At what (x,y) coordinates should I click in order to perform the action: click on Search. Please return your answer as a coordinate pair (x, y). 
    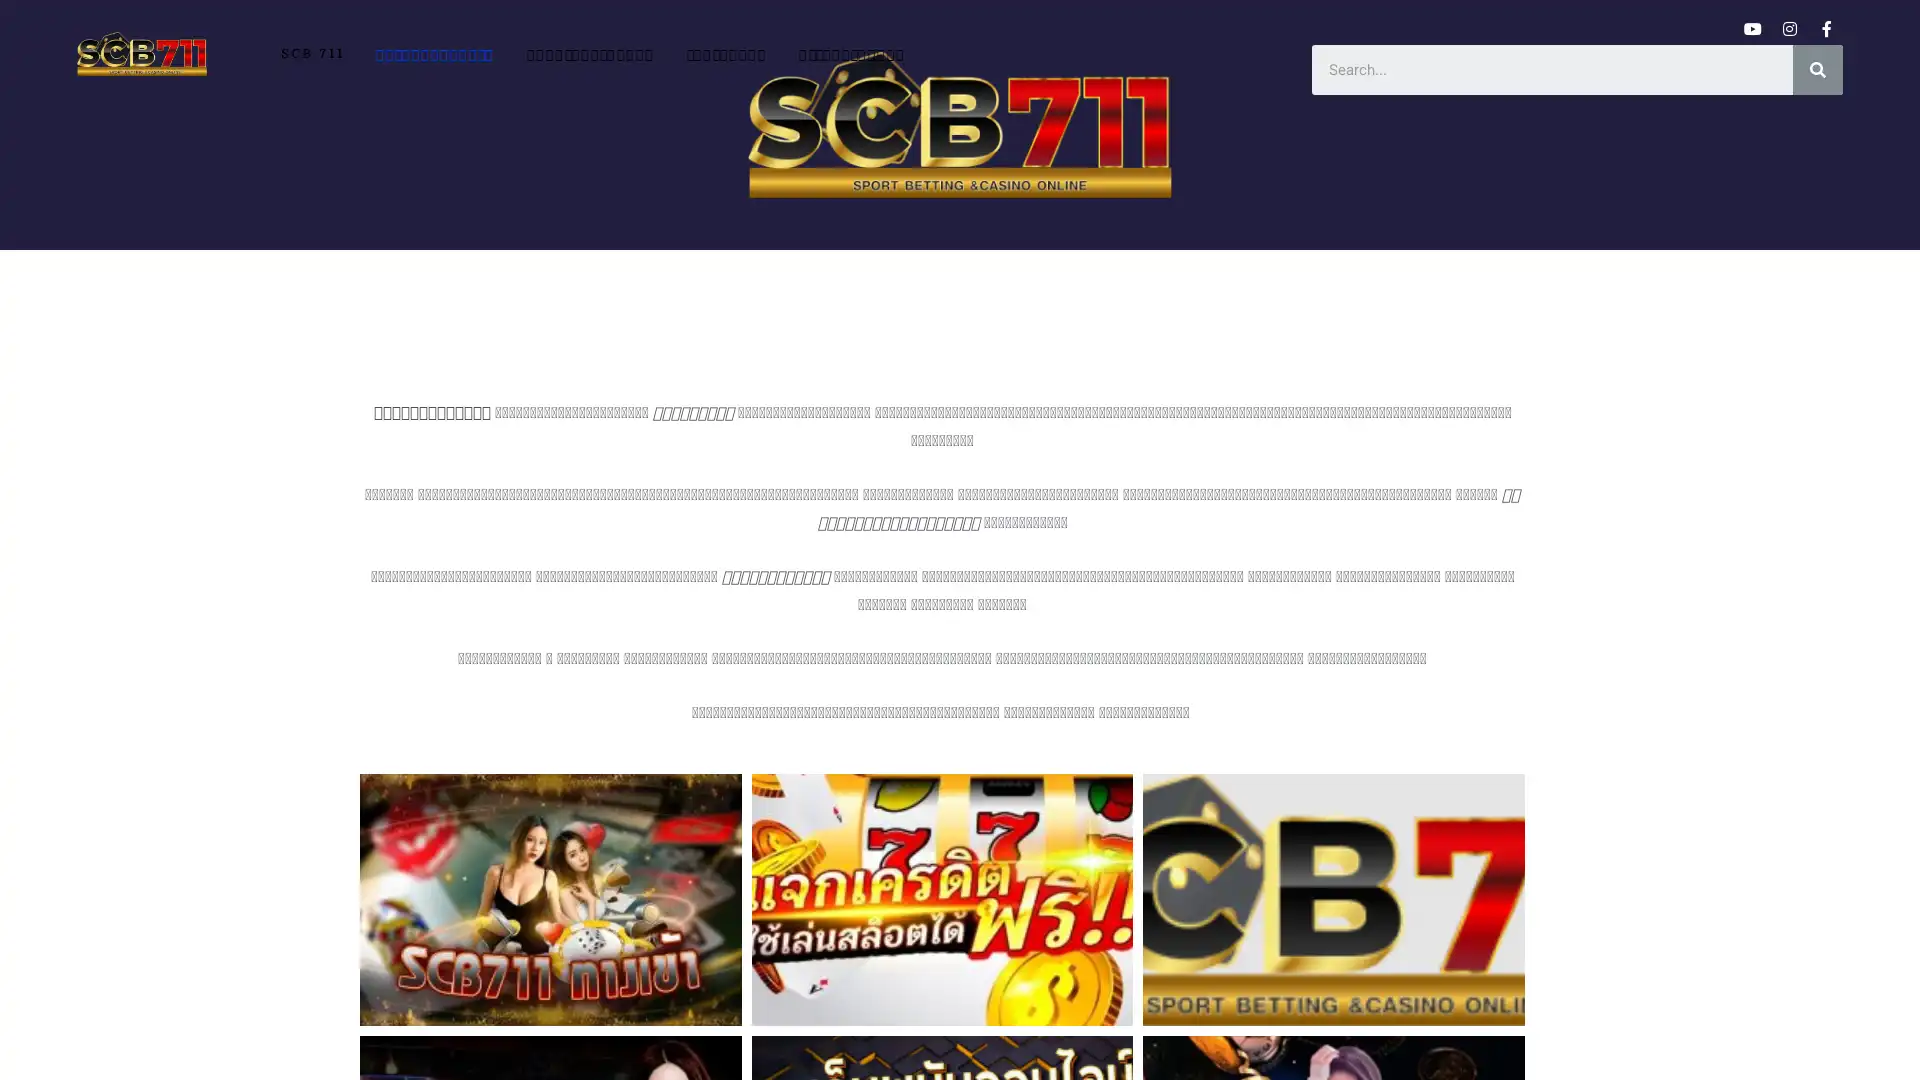
    Looking at the image, I should click on (1818, 68).